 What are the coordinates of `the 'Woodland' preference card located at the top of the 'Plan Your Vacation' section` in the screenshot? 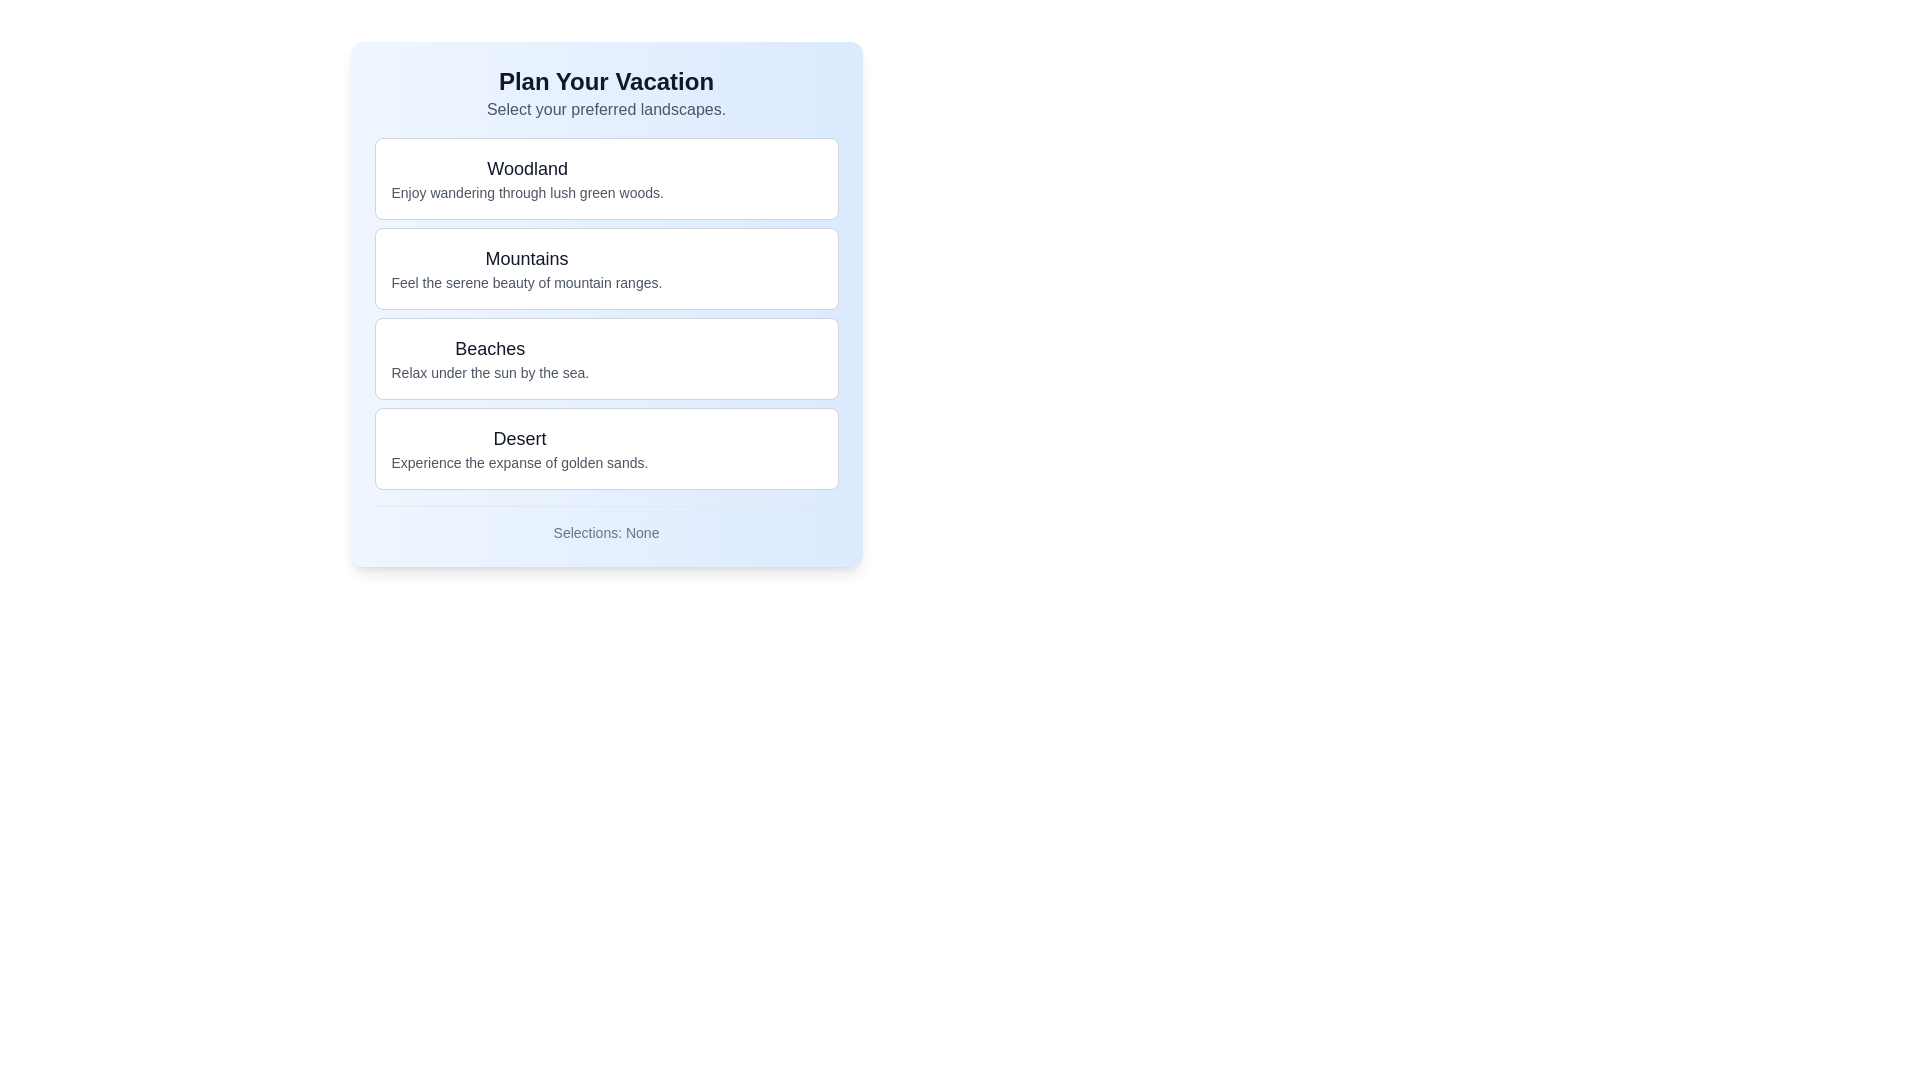 It's located at (605, 177).